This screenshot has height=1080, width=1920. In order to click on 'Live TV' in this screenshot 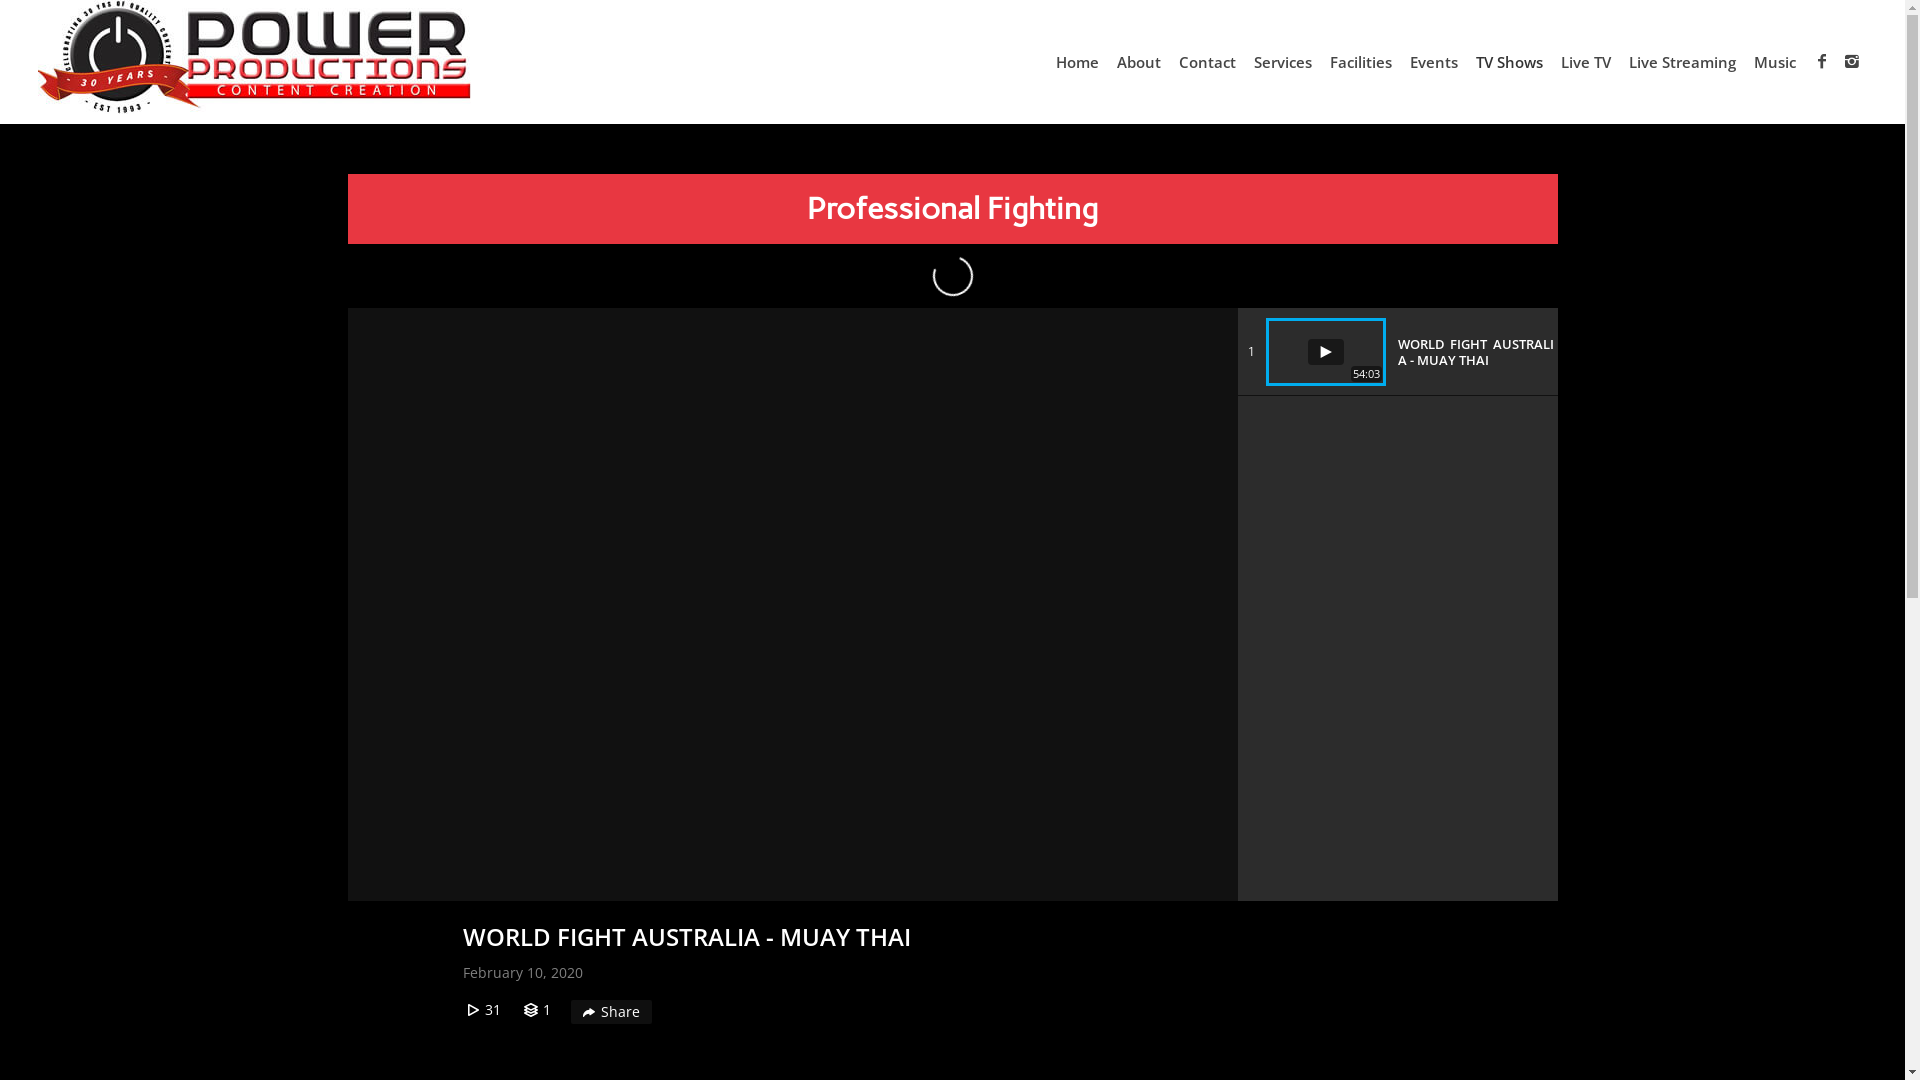, I will do `click(1584, 60)`.